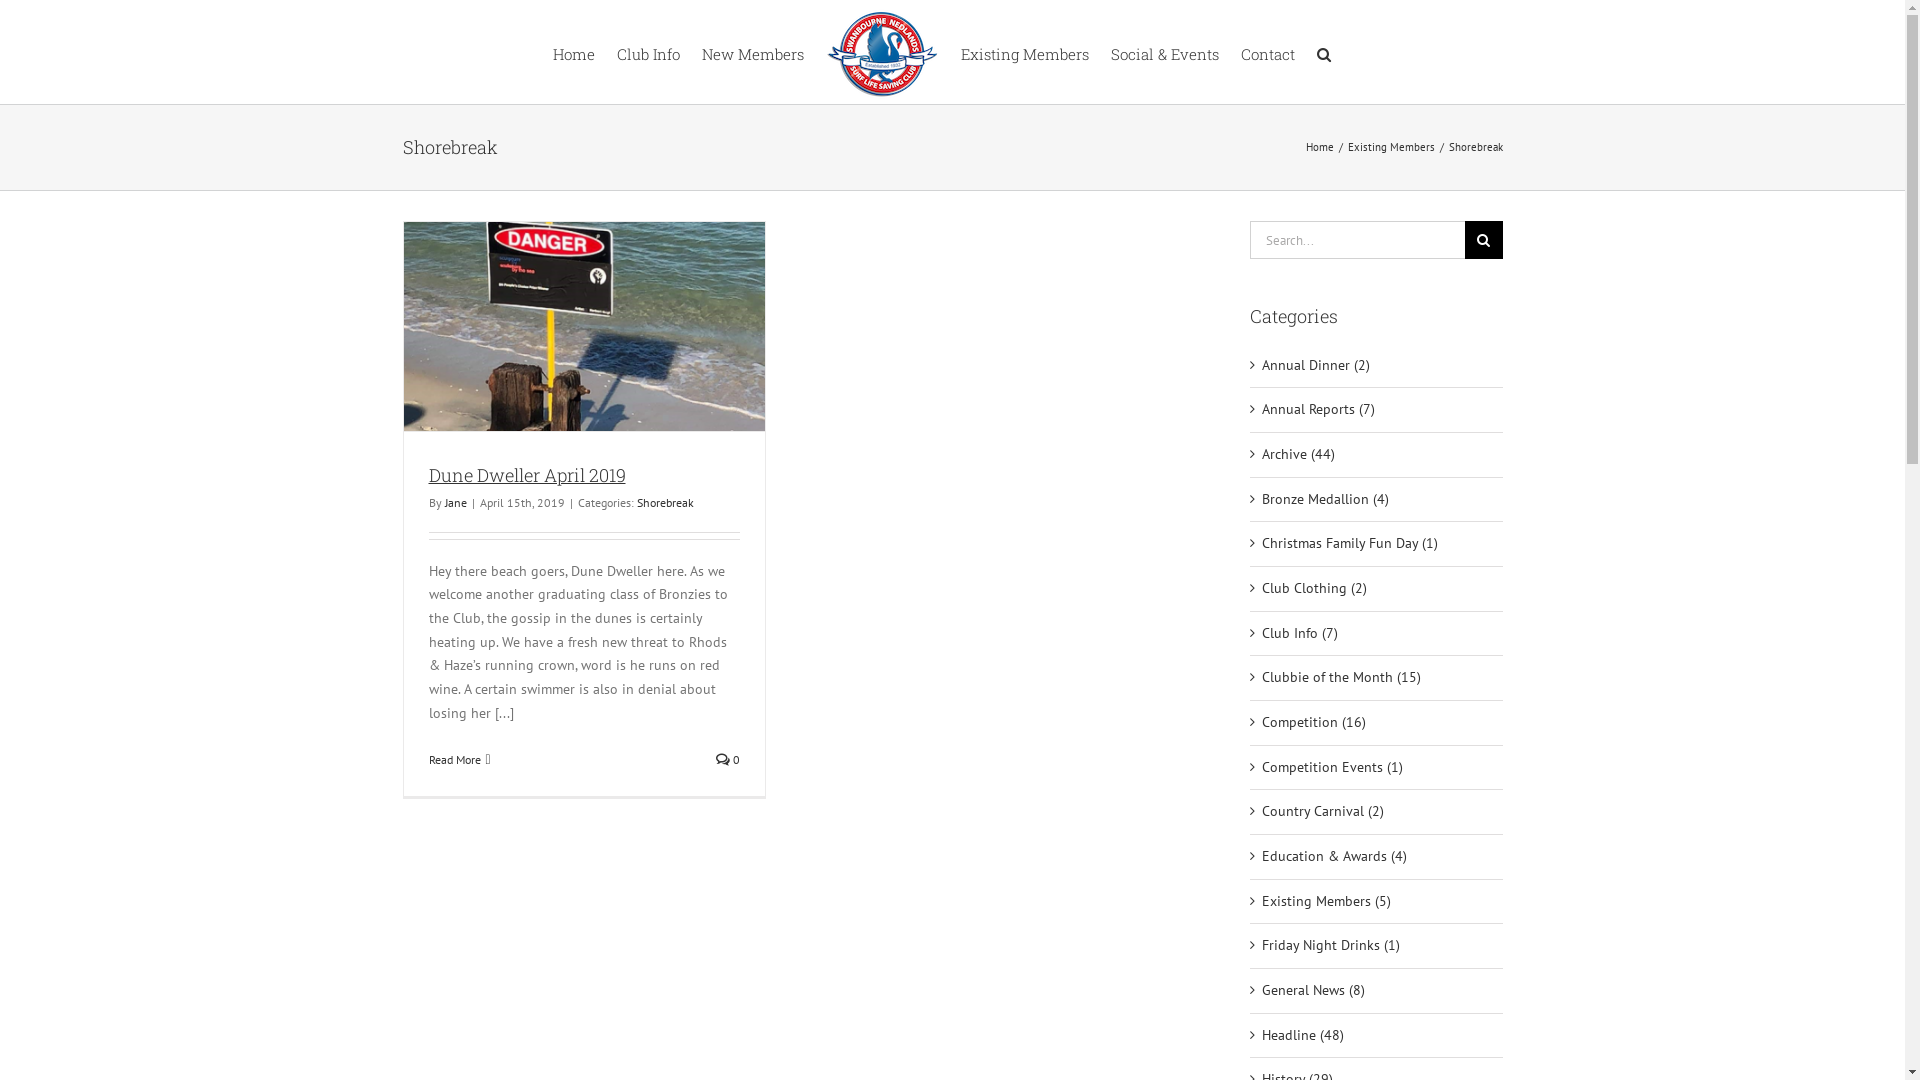 The width and height of the screenshot is (1920, 1080). Describe the element at coordinates (1376, 1035) in the screenshot. I see `'Headline (48)'` at that location.